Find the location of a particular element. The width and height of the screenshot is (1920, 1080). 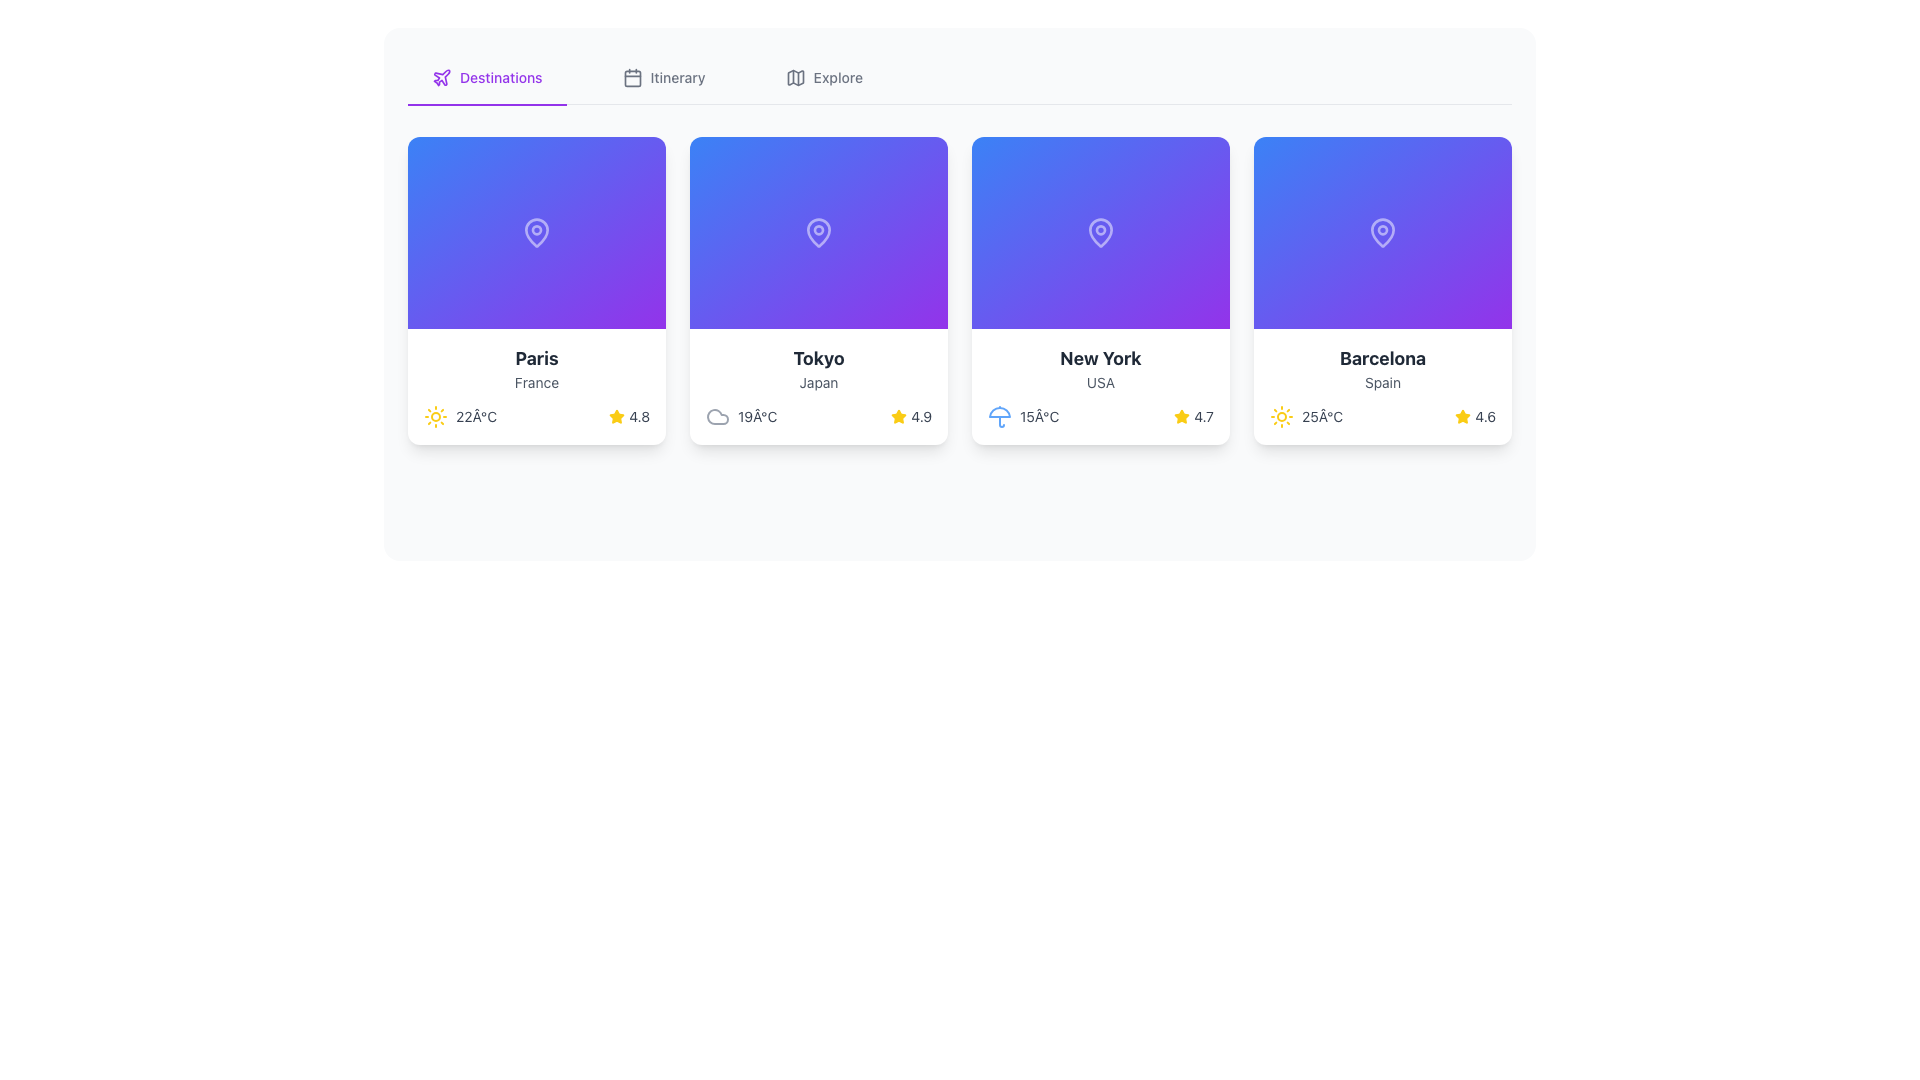

the first Informative card in the 'Destinations' tab is located at coordinates (537, 386).